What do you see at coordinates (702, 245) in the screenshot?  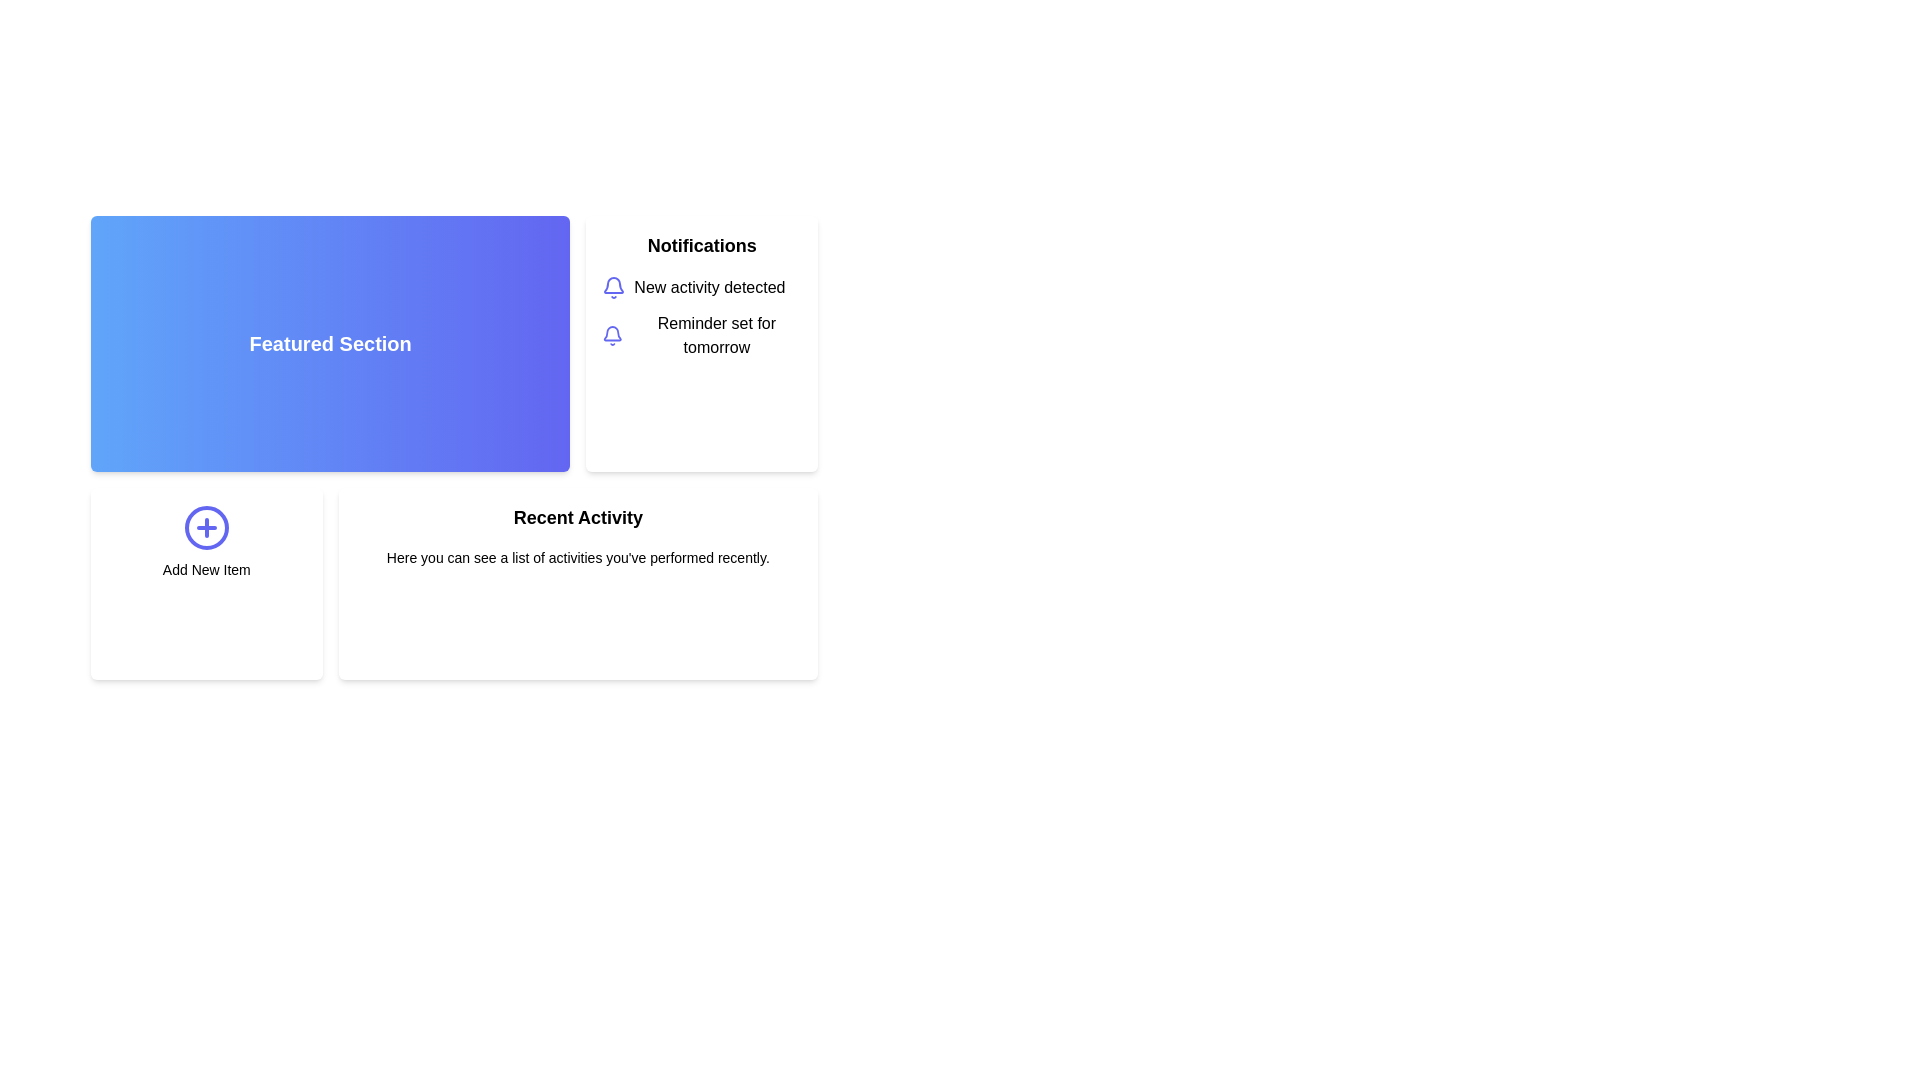 I see `the 'Notifications' text label, which is the bold header of a card section in the upper right area of the interface` at bounding box center [702, 245].